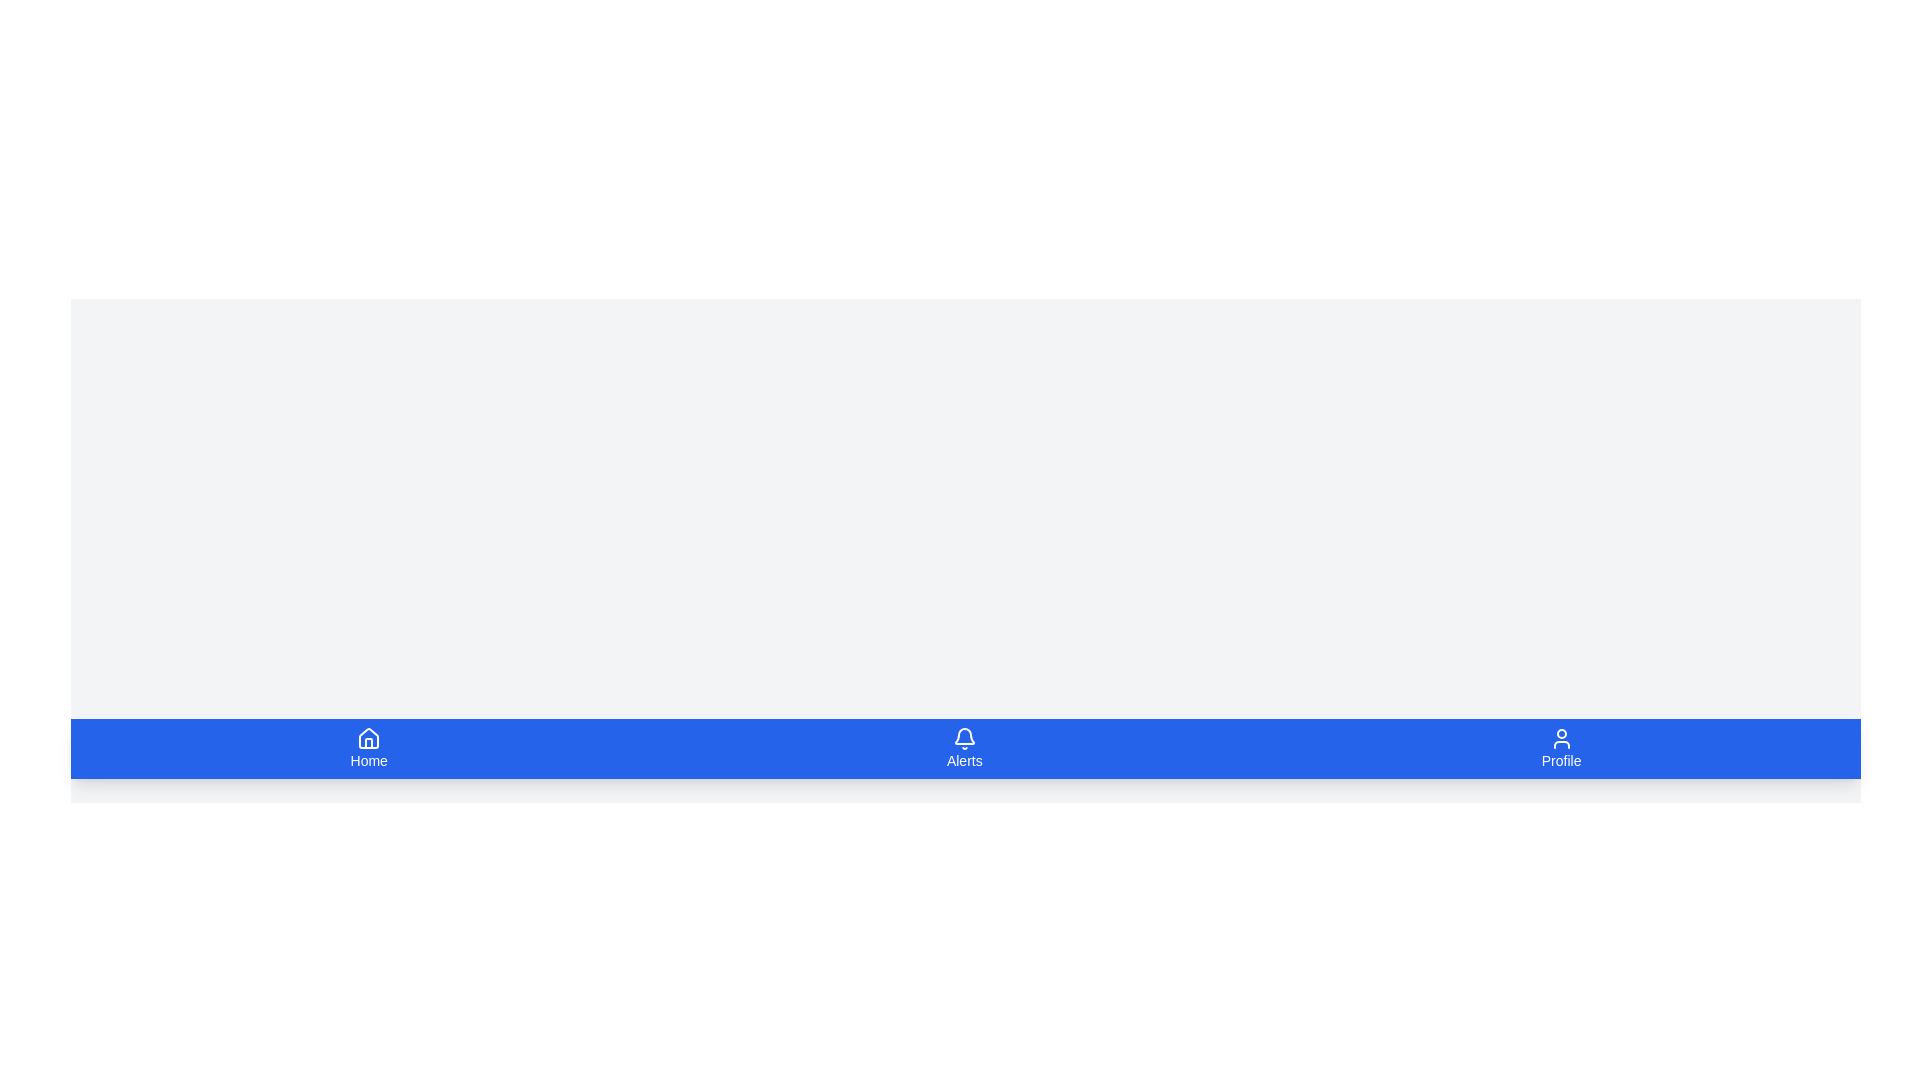 The height and width of the screenshot is (1080, 1920). What do you see at coordinates (964, 736) in the screenshot?
I see `the 'Alerts' notification icon located in the center of the bottom navigation bar to interact with the notification system` at bounding box center [964, 736].